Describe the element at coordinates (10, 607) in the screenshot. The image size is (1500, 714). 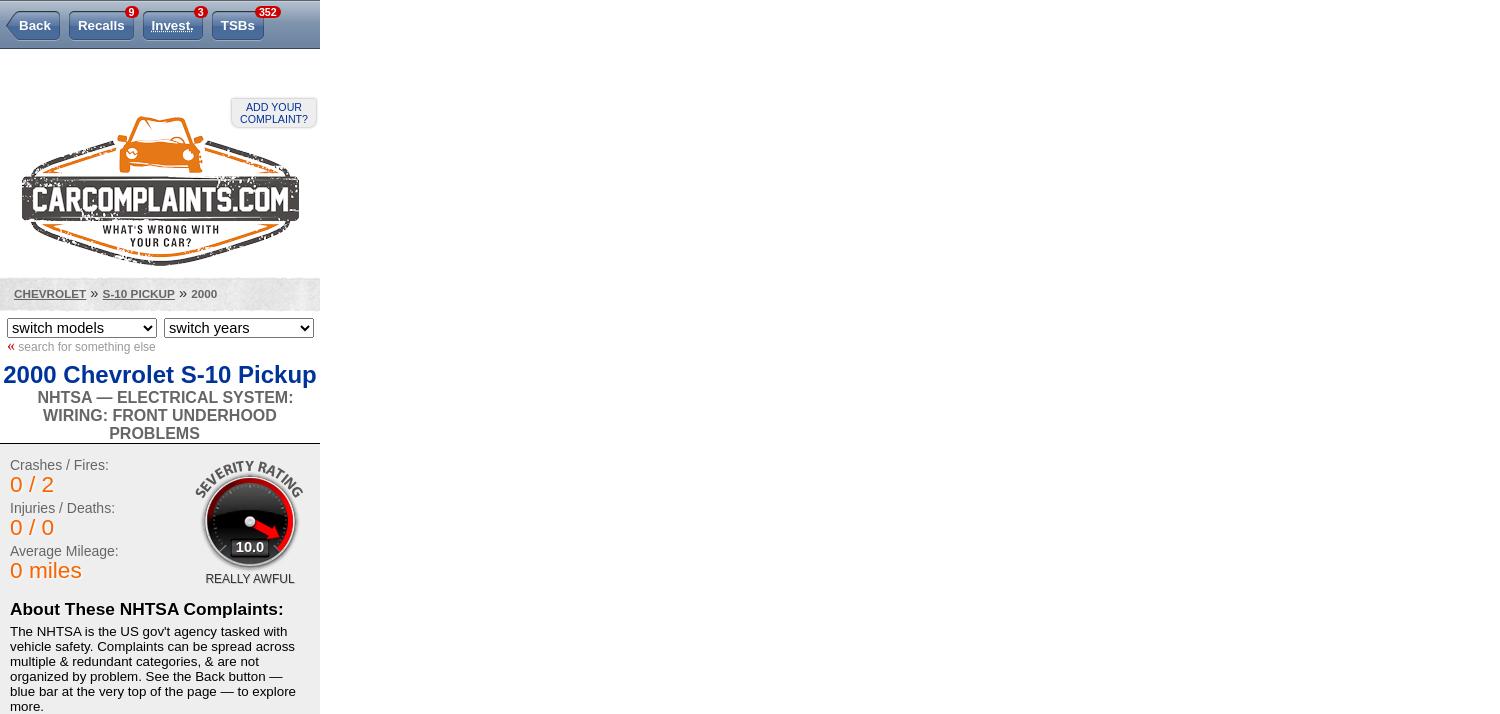
I see `'About These NHTSA Complaints:'` at that location.